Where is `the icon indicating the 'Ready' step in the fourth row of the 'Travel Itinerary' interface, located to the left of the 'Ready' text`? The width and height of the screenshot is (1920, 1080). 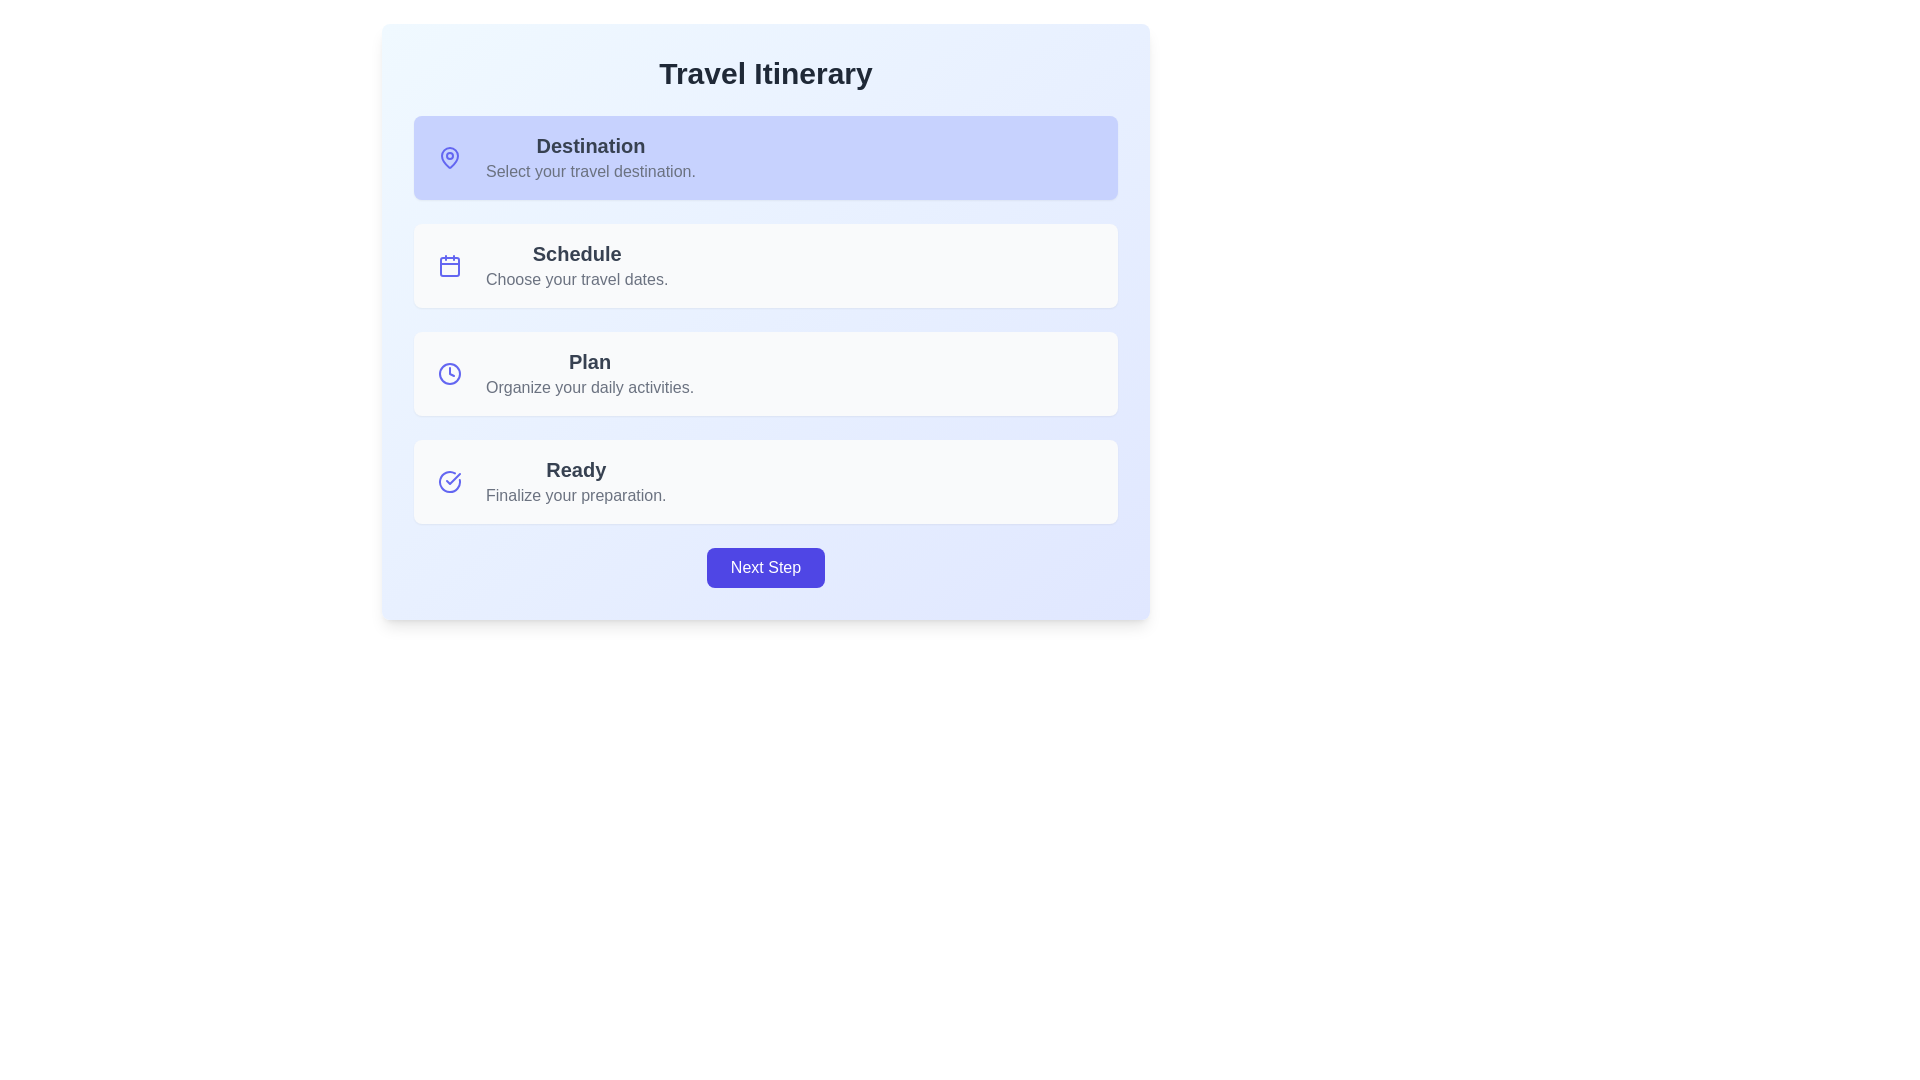 the icon indicating the 'Ready' step in the fourth row of the 'Travel Itinerary' interface, located to the left of the 'Ready' text is located at coordinates (449, 482).